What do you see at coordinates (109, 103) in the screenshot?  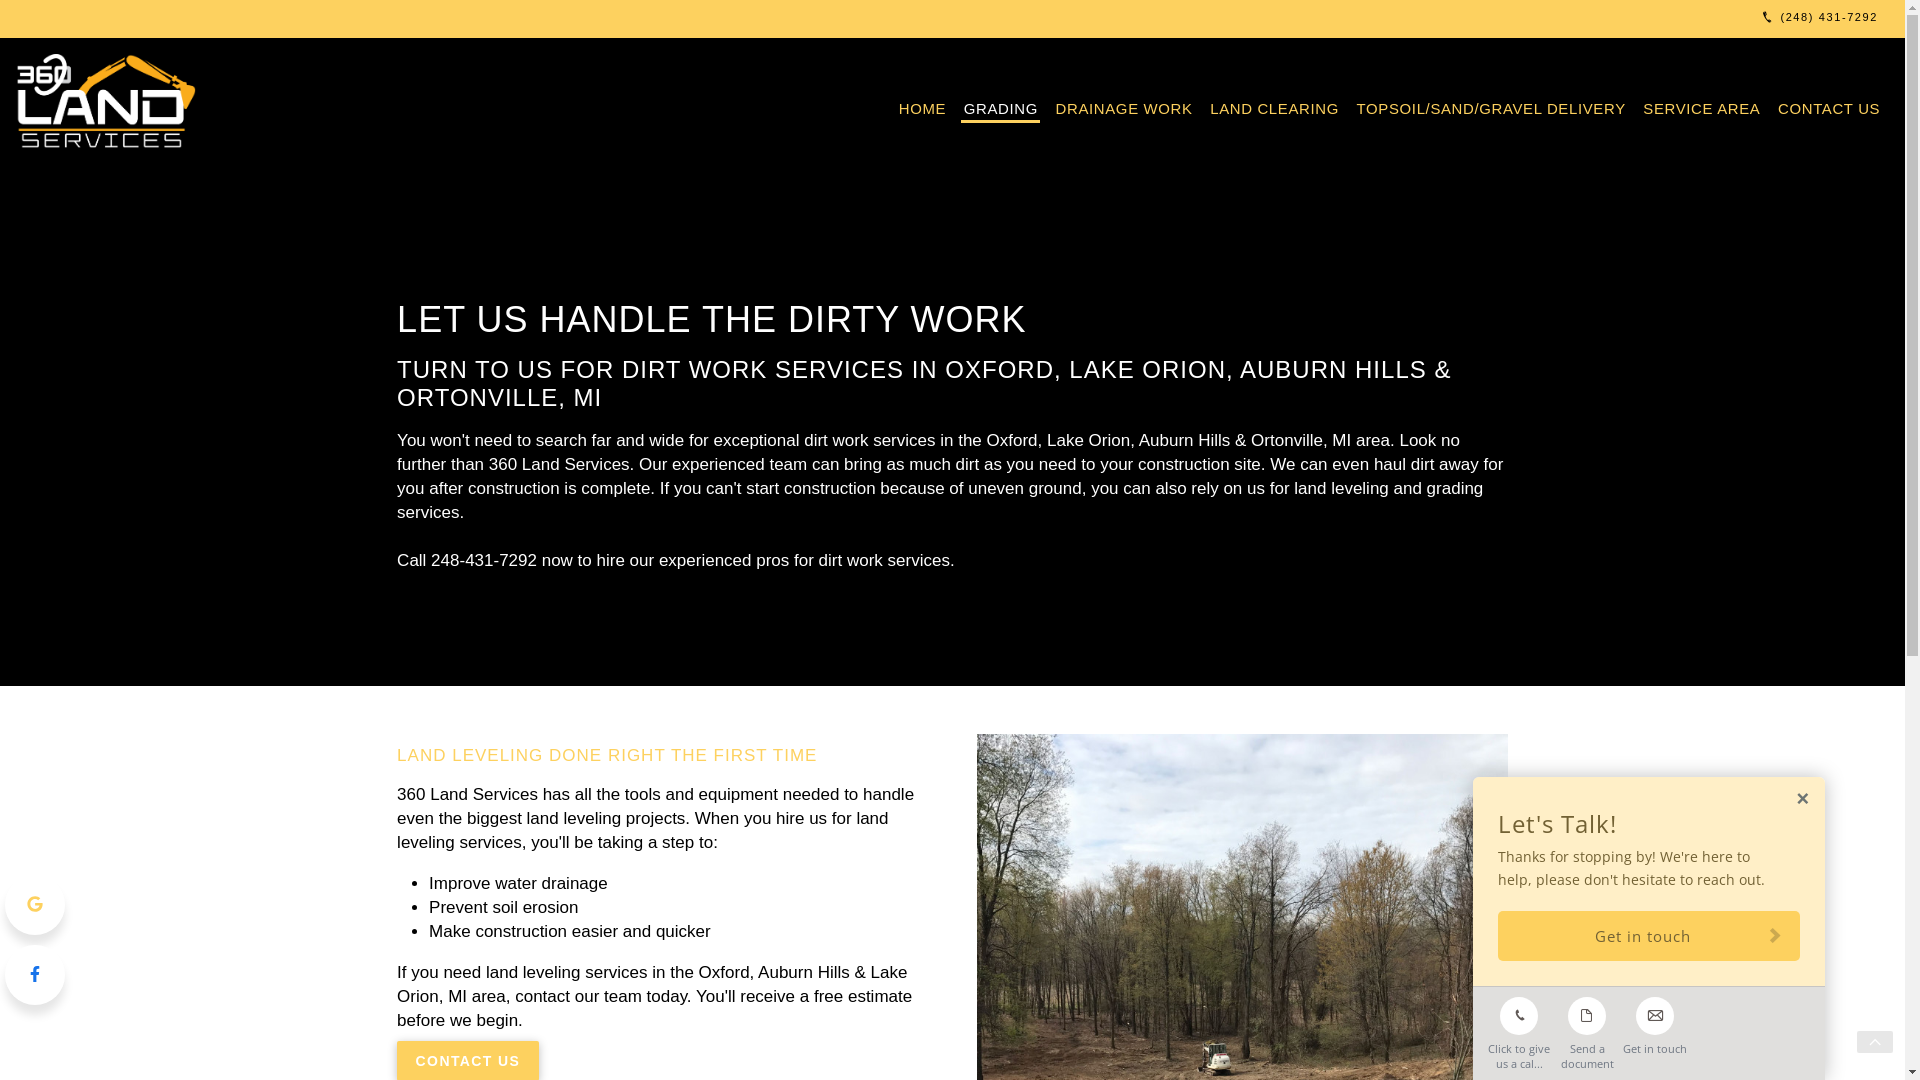 I see `'360 Land Services'` at bounding box center [109, 103].